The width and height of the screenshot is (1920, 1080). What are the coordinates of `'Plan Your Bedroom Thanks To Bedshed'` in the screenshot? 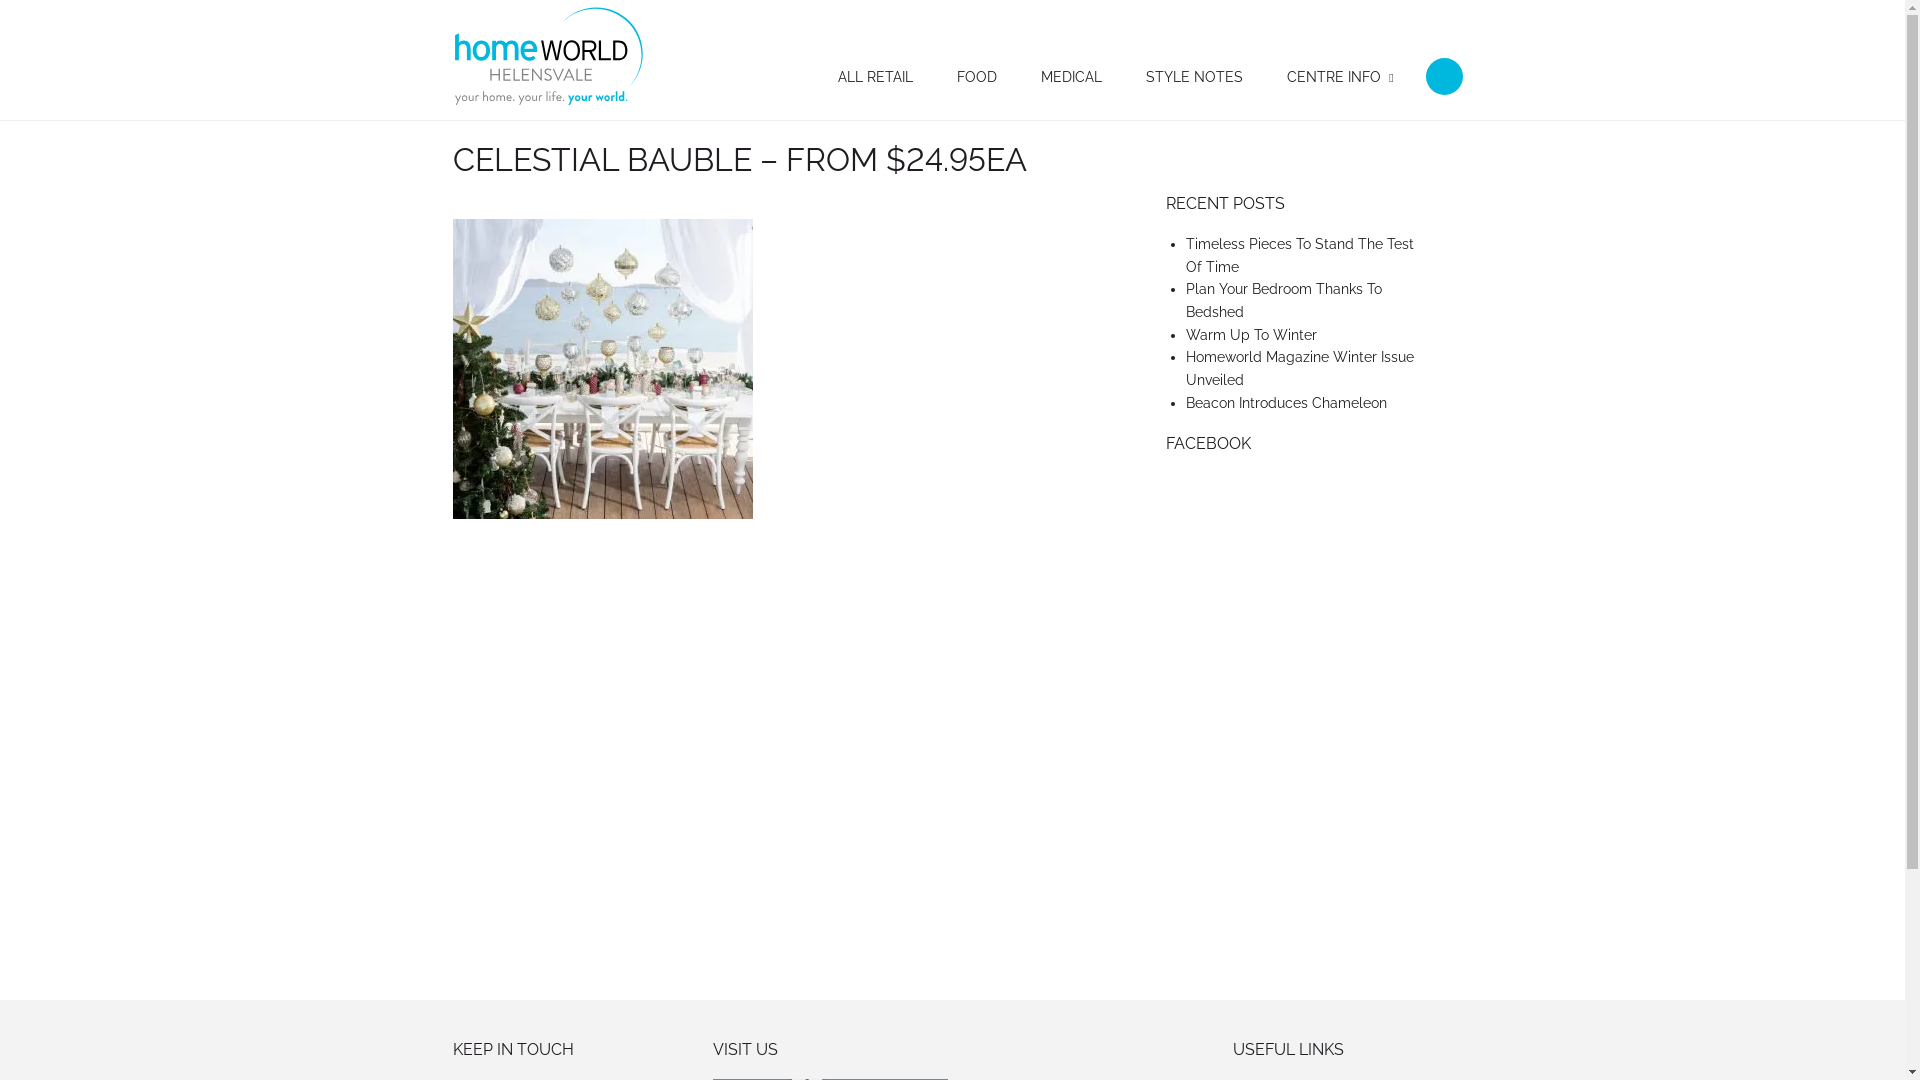 It's located at (1283, 300).